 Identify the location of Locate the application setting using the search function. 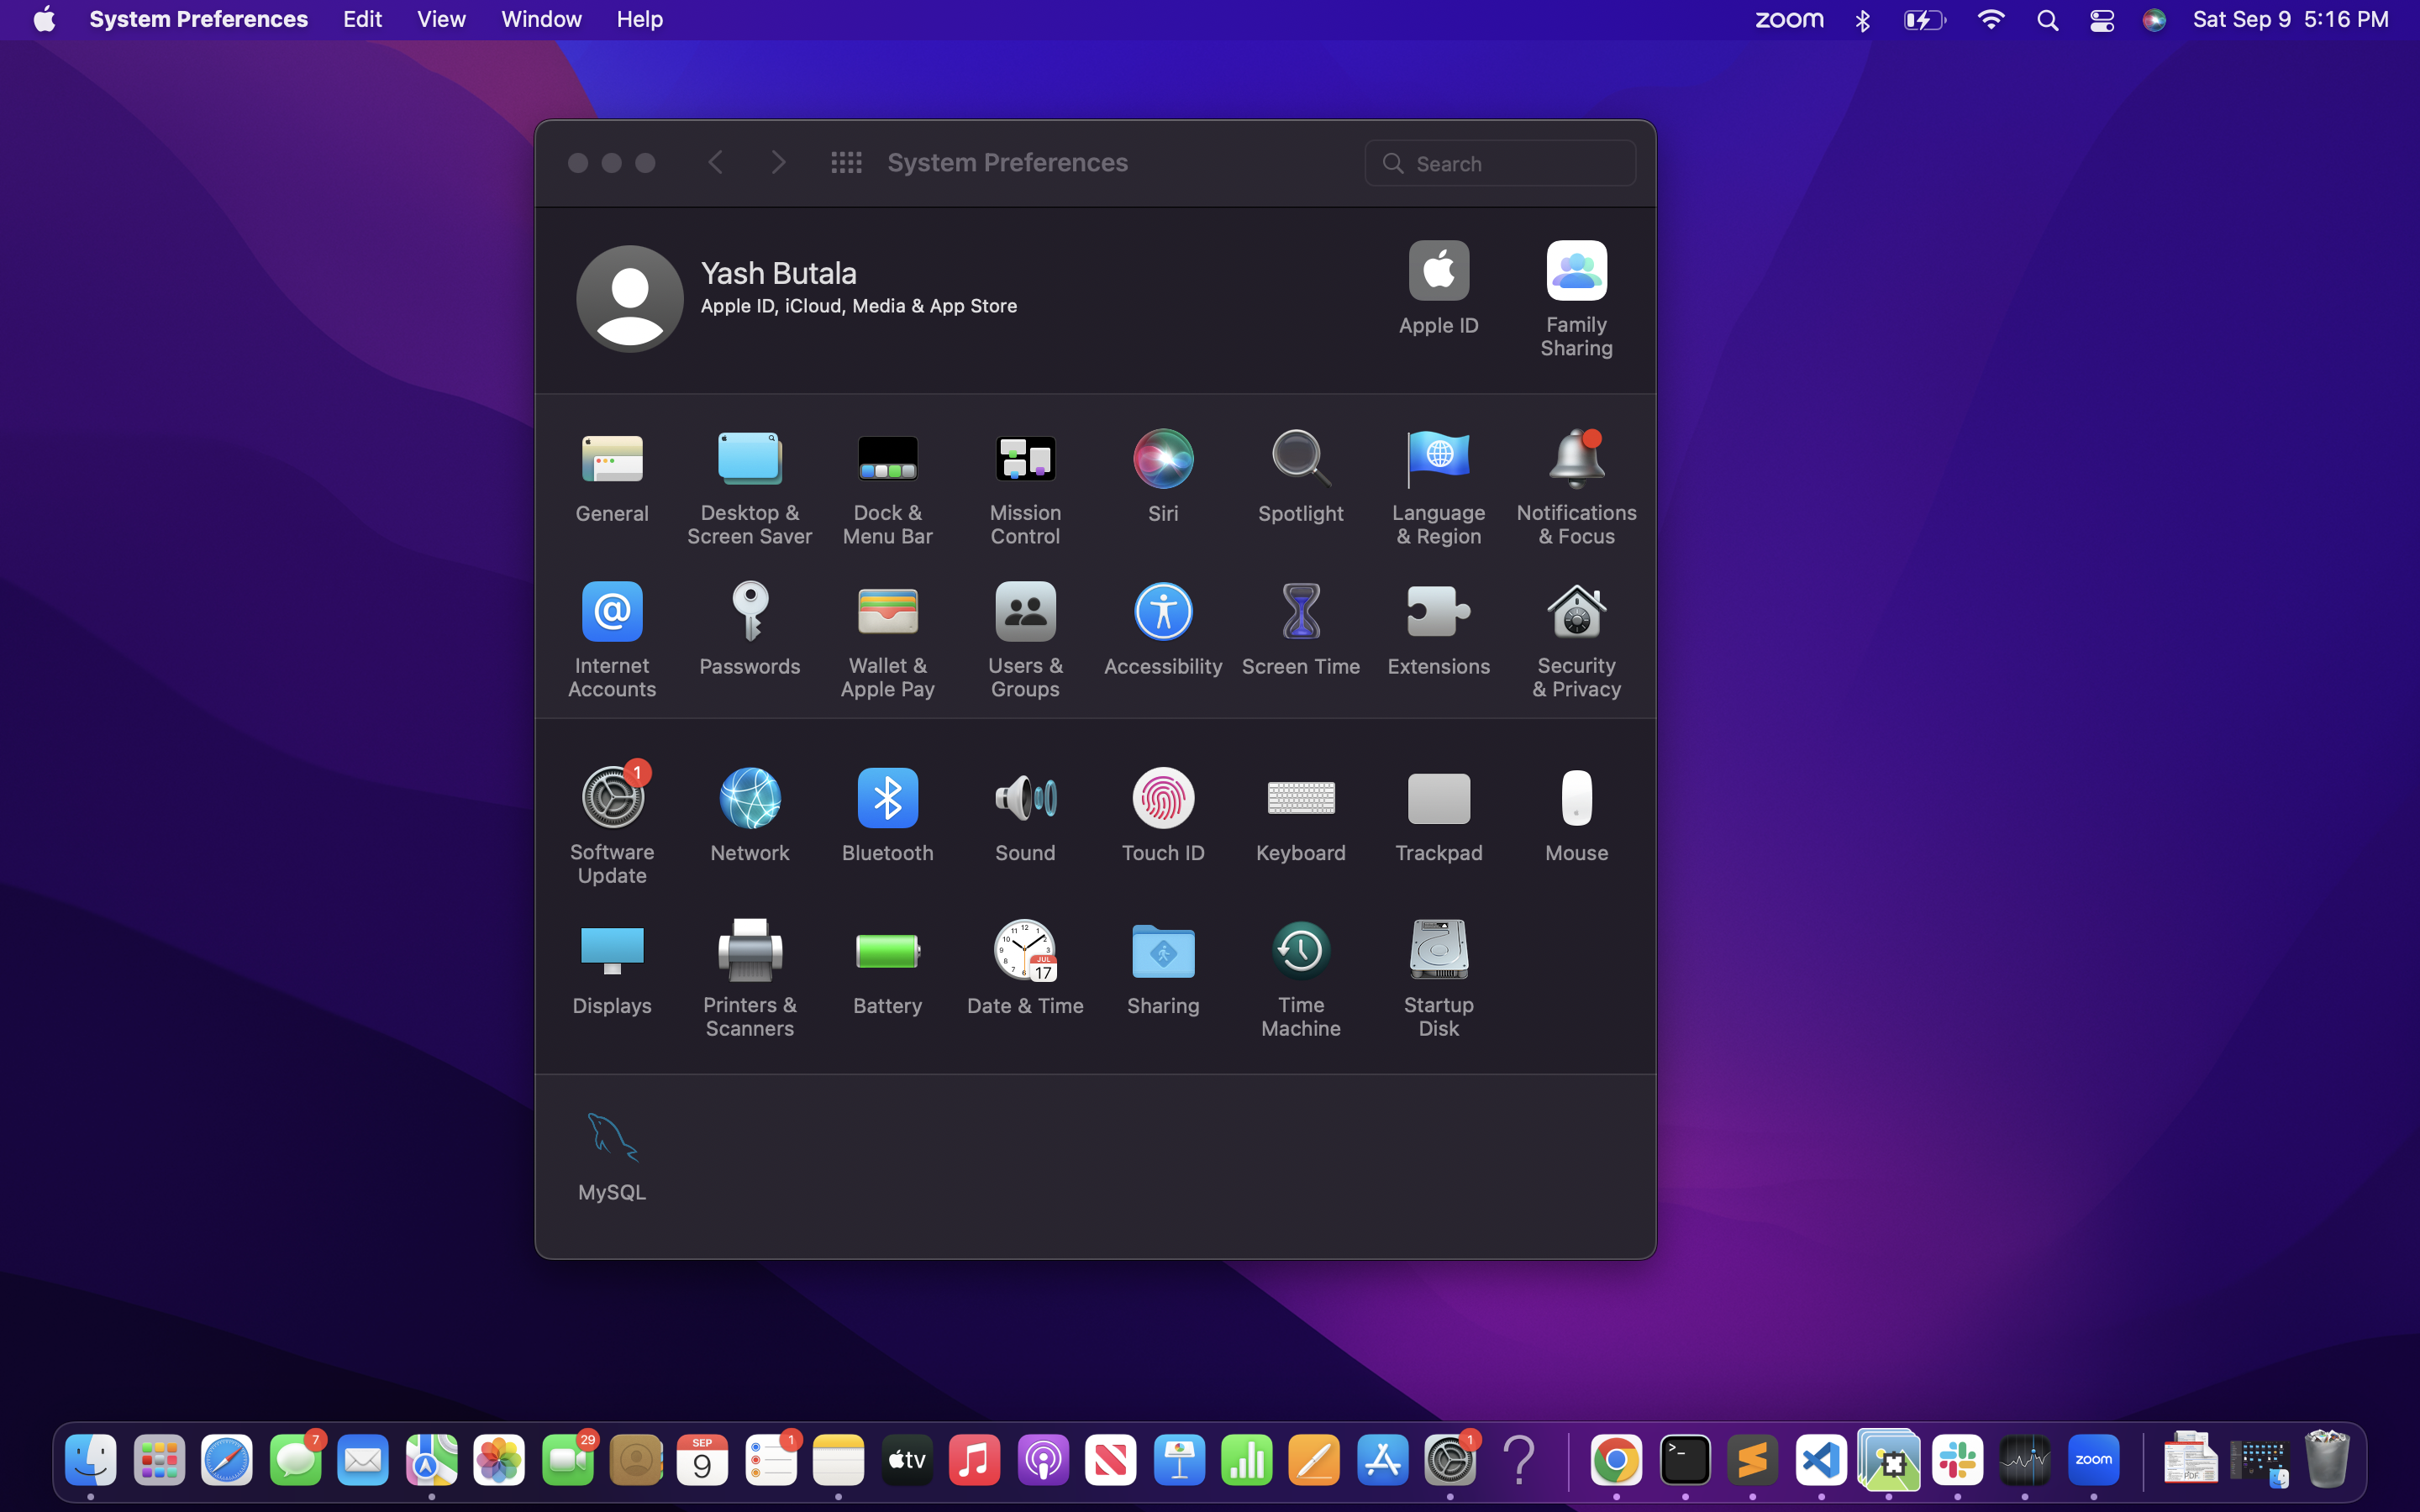
(1502, 160).